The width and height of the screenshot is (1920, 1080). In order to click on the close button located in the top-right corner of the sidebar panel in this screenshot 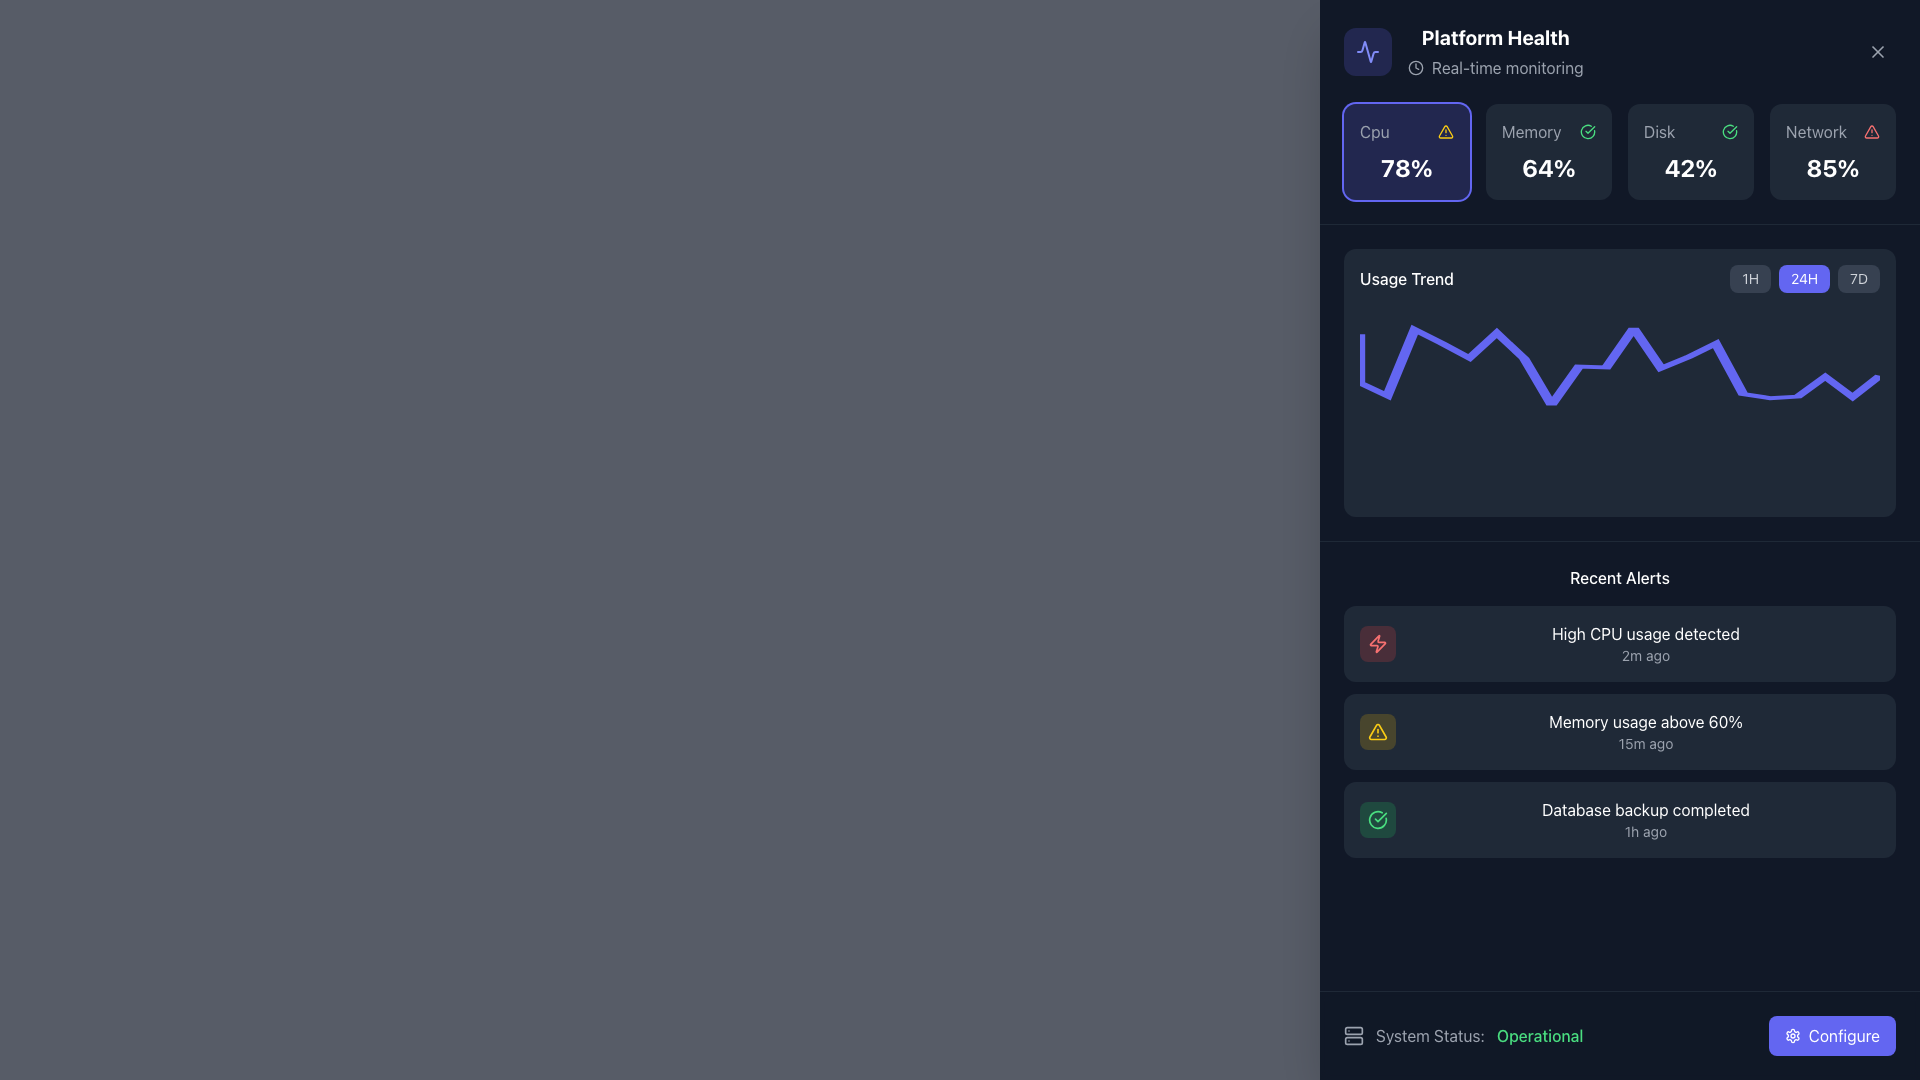, I will do `click(1876, 50)`.